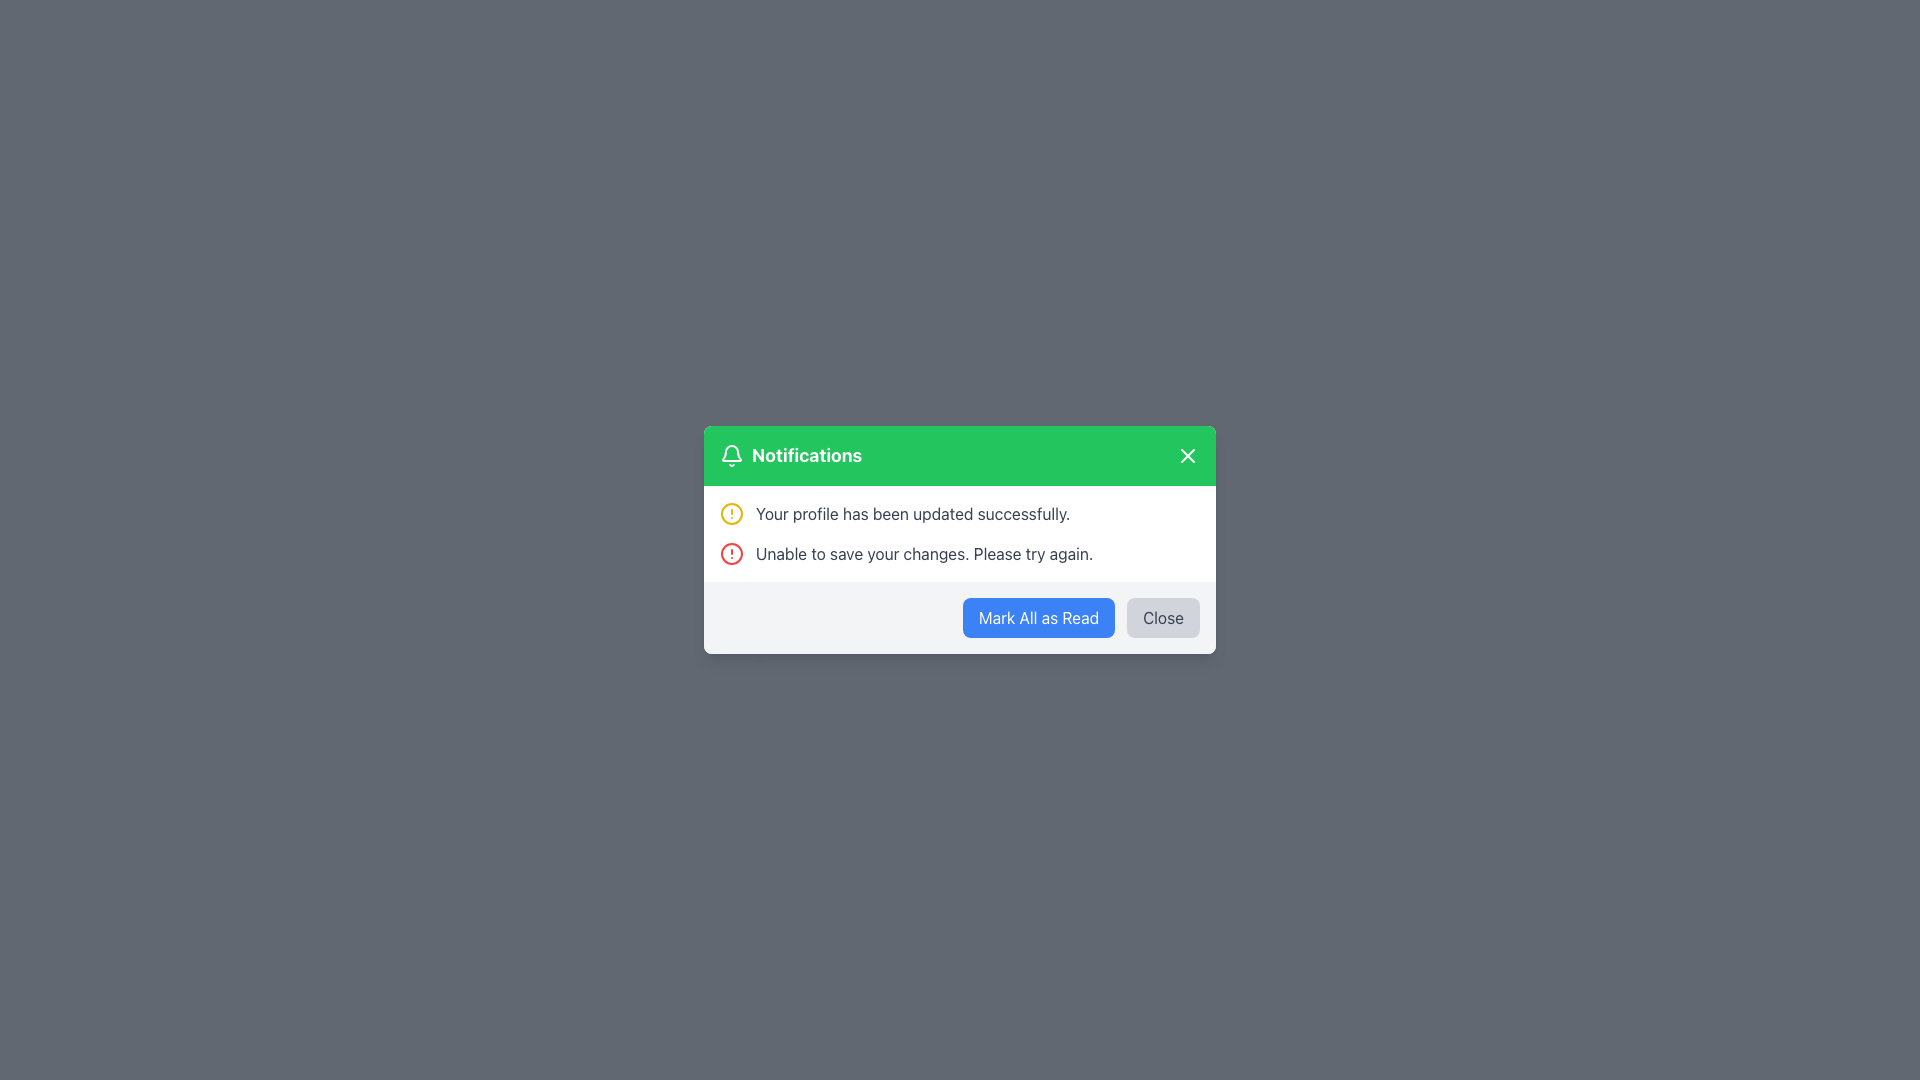 The image size is (1920, 1080). I want to click on the yellow circular vector graphic within the caution icon, located before the text 'Unable to save your changes. Please try again.', so click(730, 512).